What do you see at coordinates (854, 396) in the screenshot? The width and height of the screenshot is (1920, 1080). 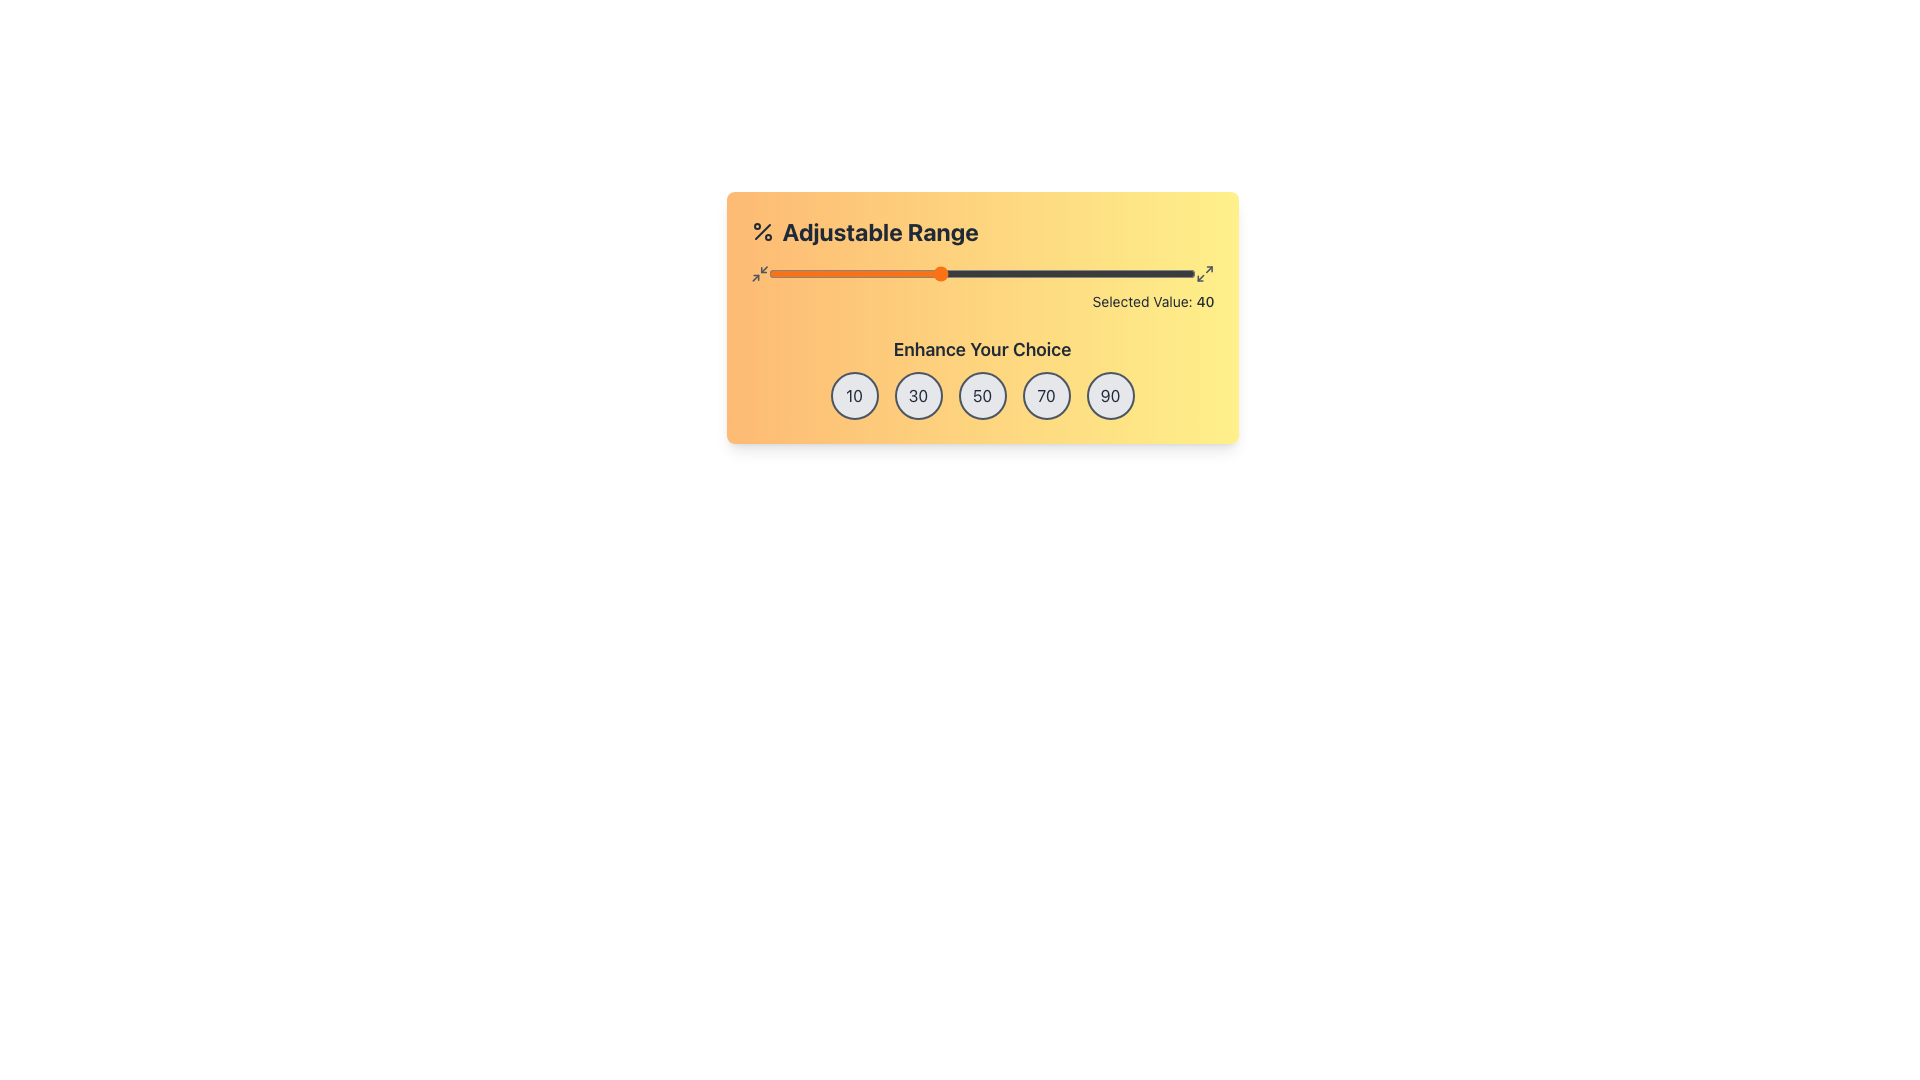 I see `the first circular button that selects a preset value of '10', located centrally below the 'Enhance Your Choice' label` at bounding box center [854, 396].